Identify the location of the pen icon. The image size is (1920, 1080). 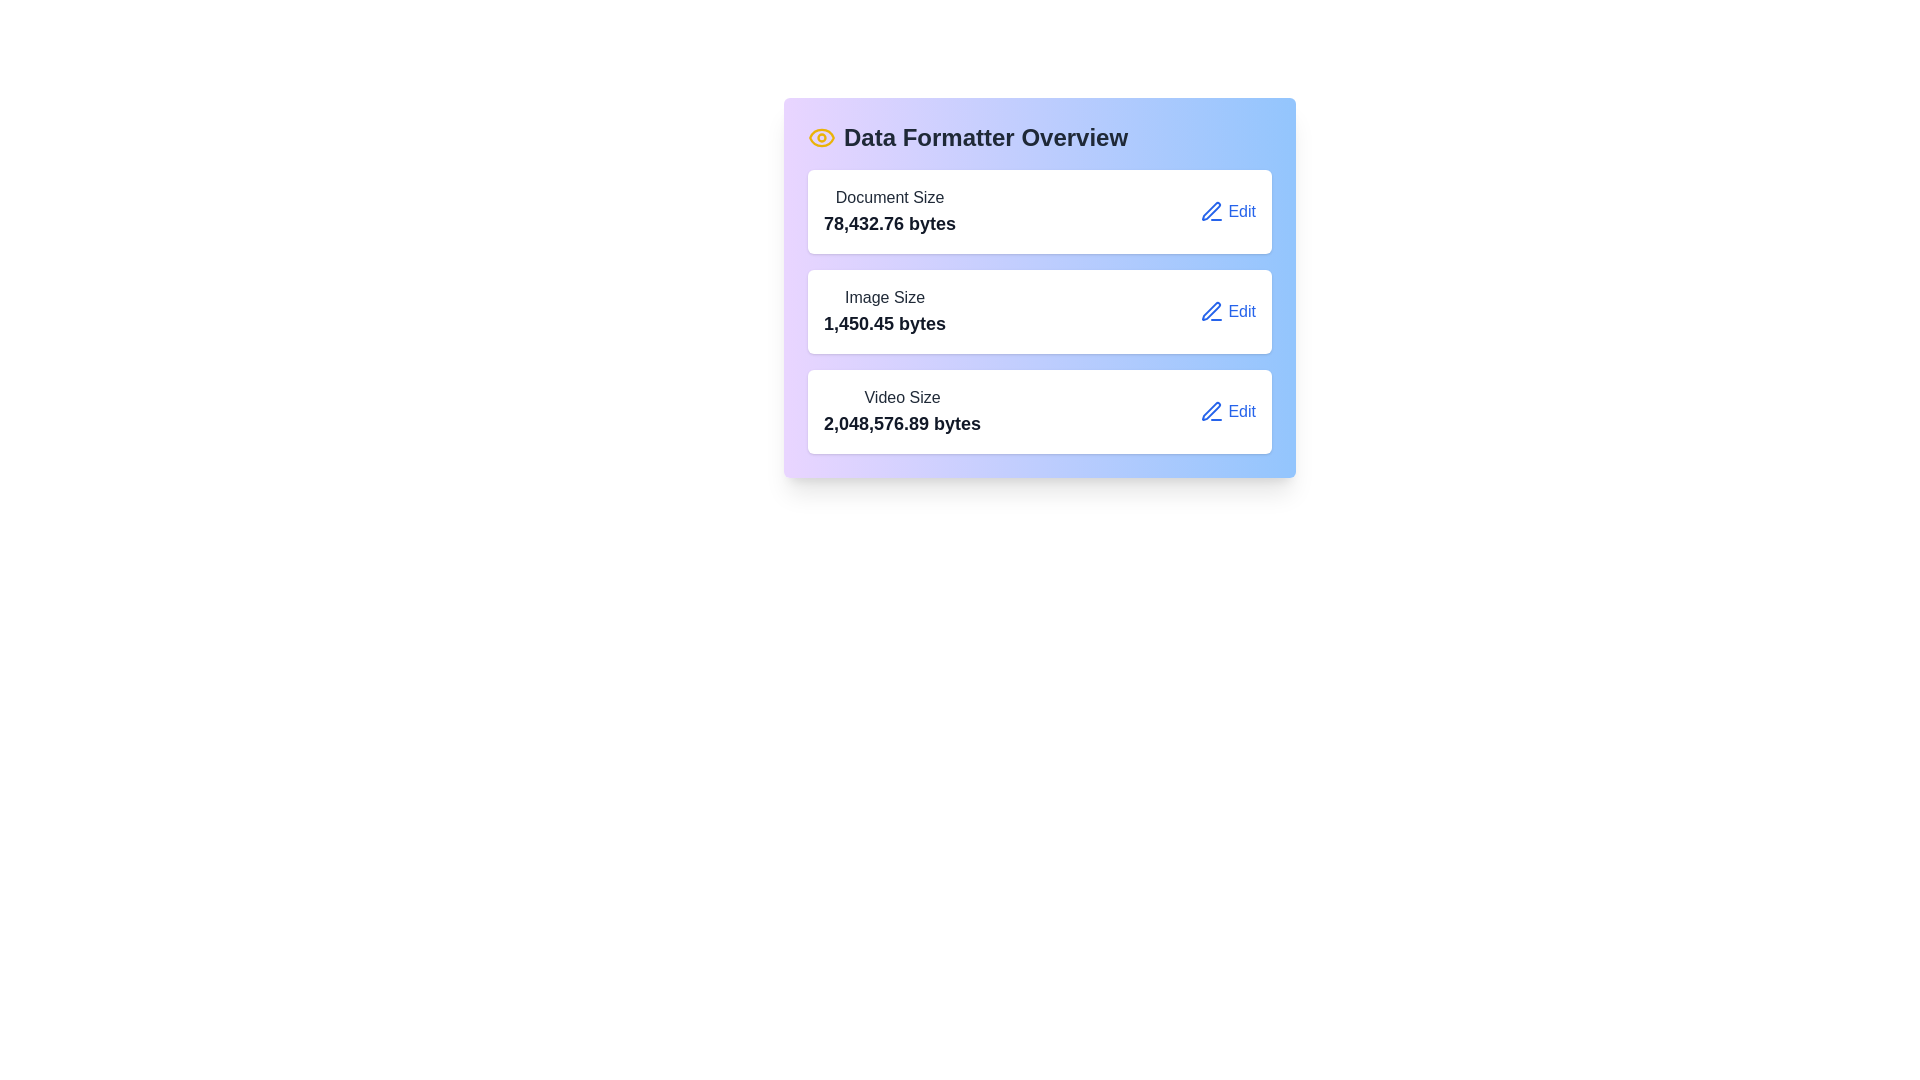
(1210, 211).